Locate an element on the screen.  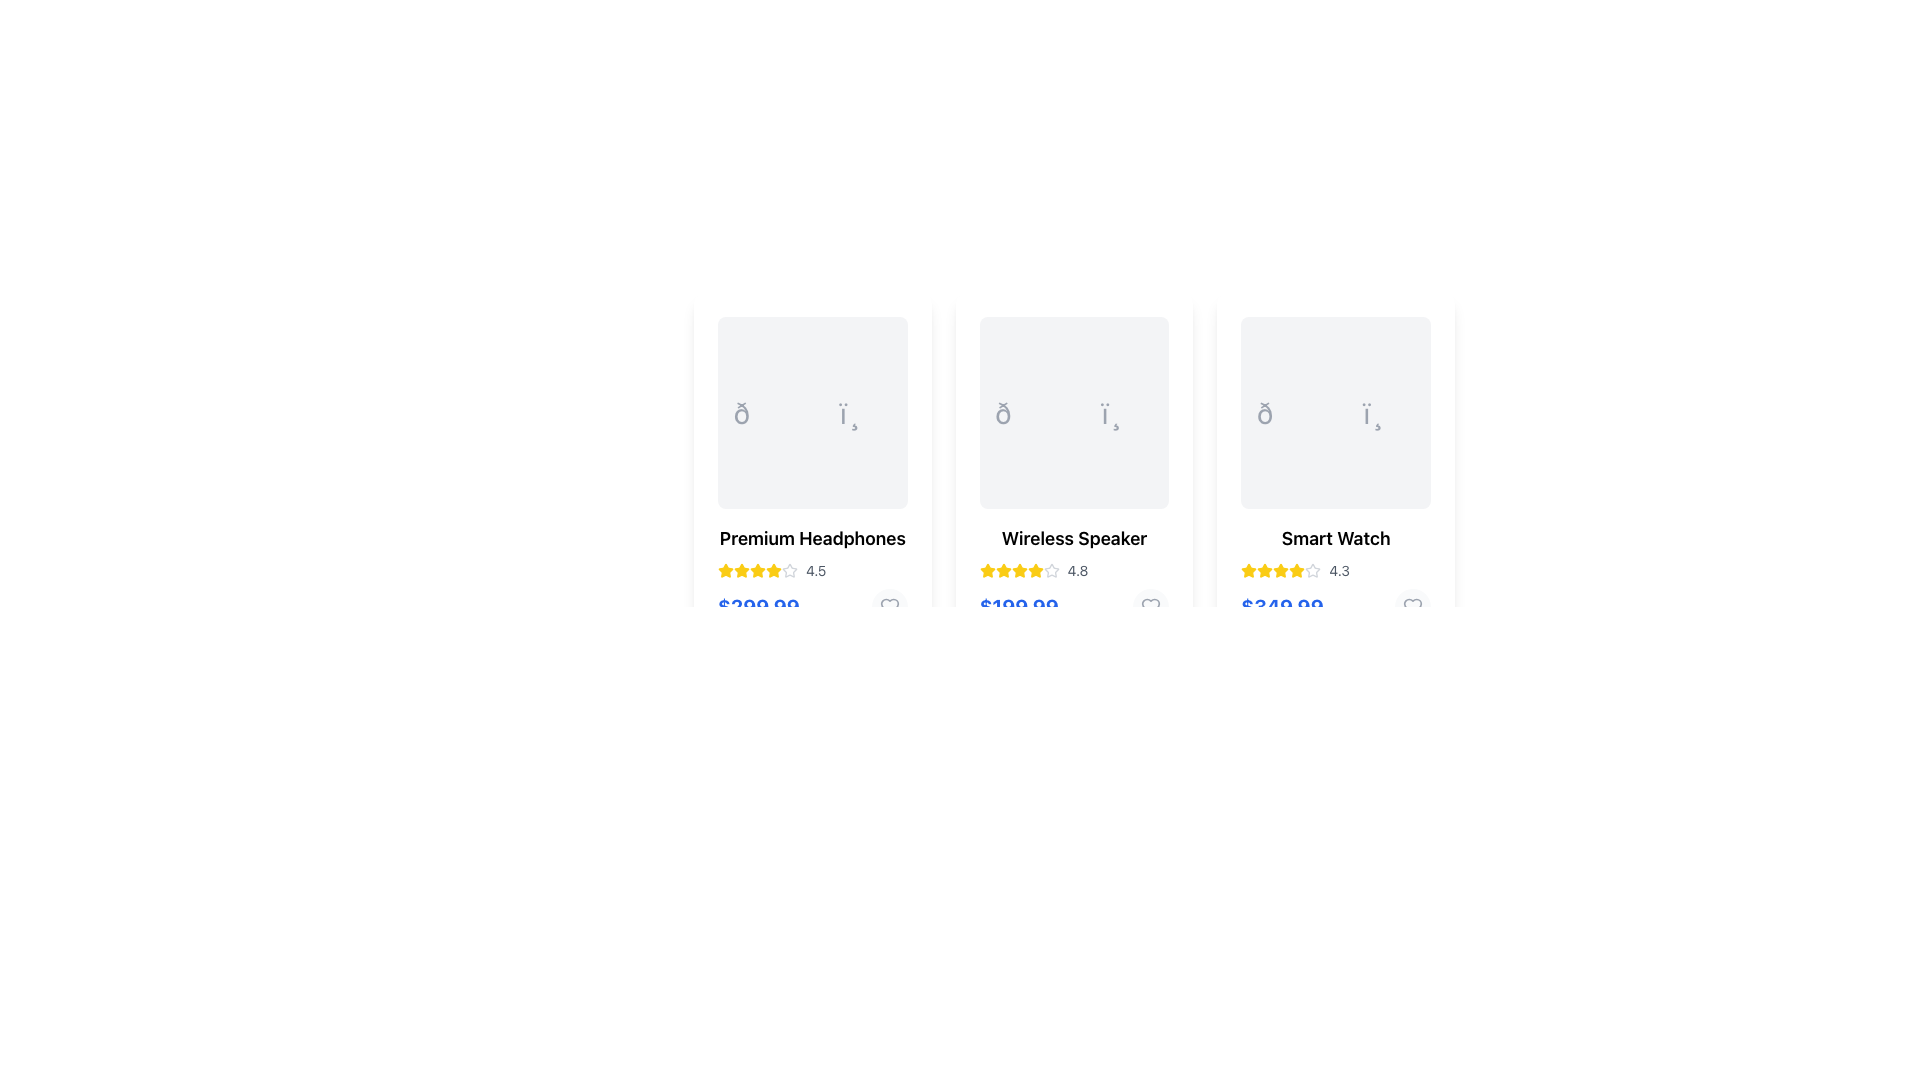
the gray star-shaped icon representing the product rating for the 'Wireless Speaker' to interact with it is located at coordinates (1050, 570).